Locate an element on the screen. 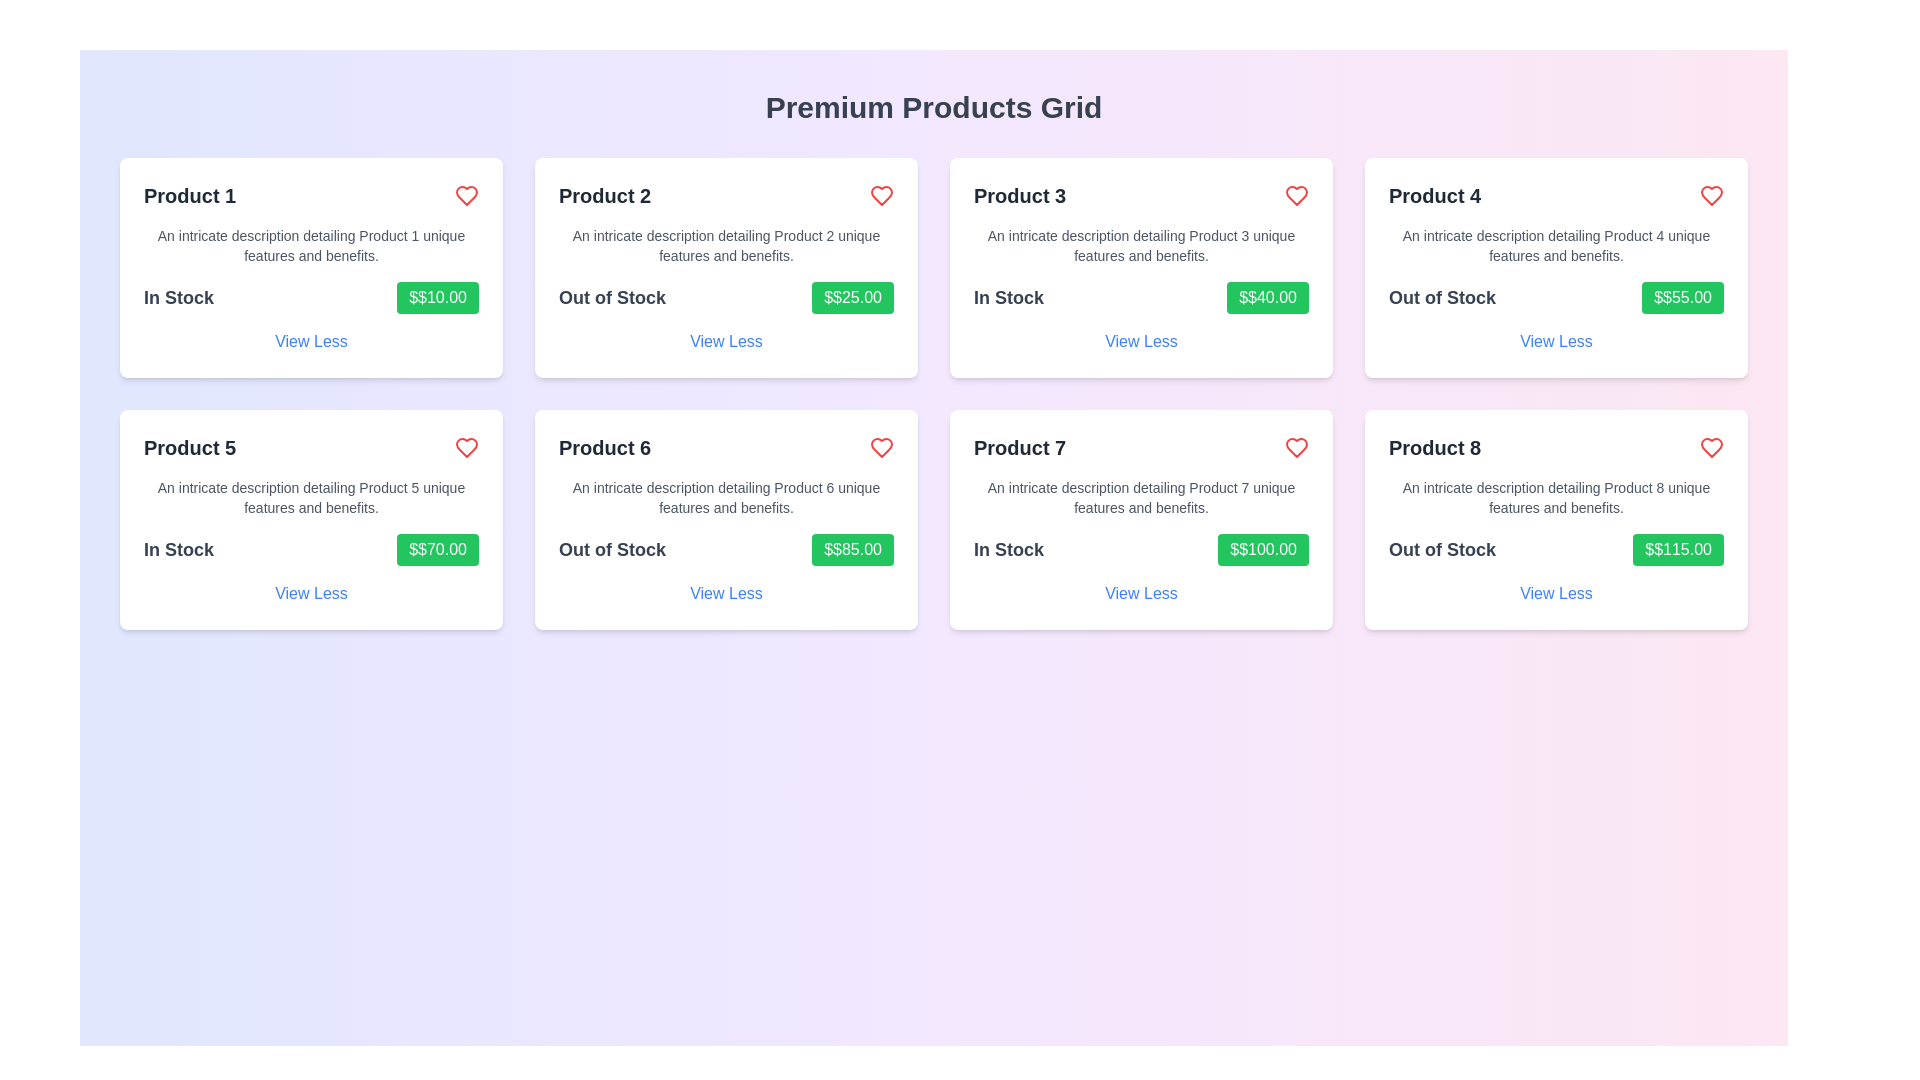 This screenshot has width=1920, height=1080. the second heart icon at the top right corner of the 'Product 2' card is located at coordinates (1711, 446).